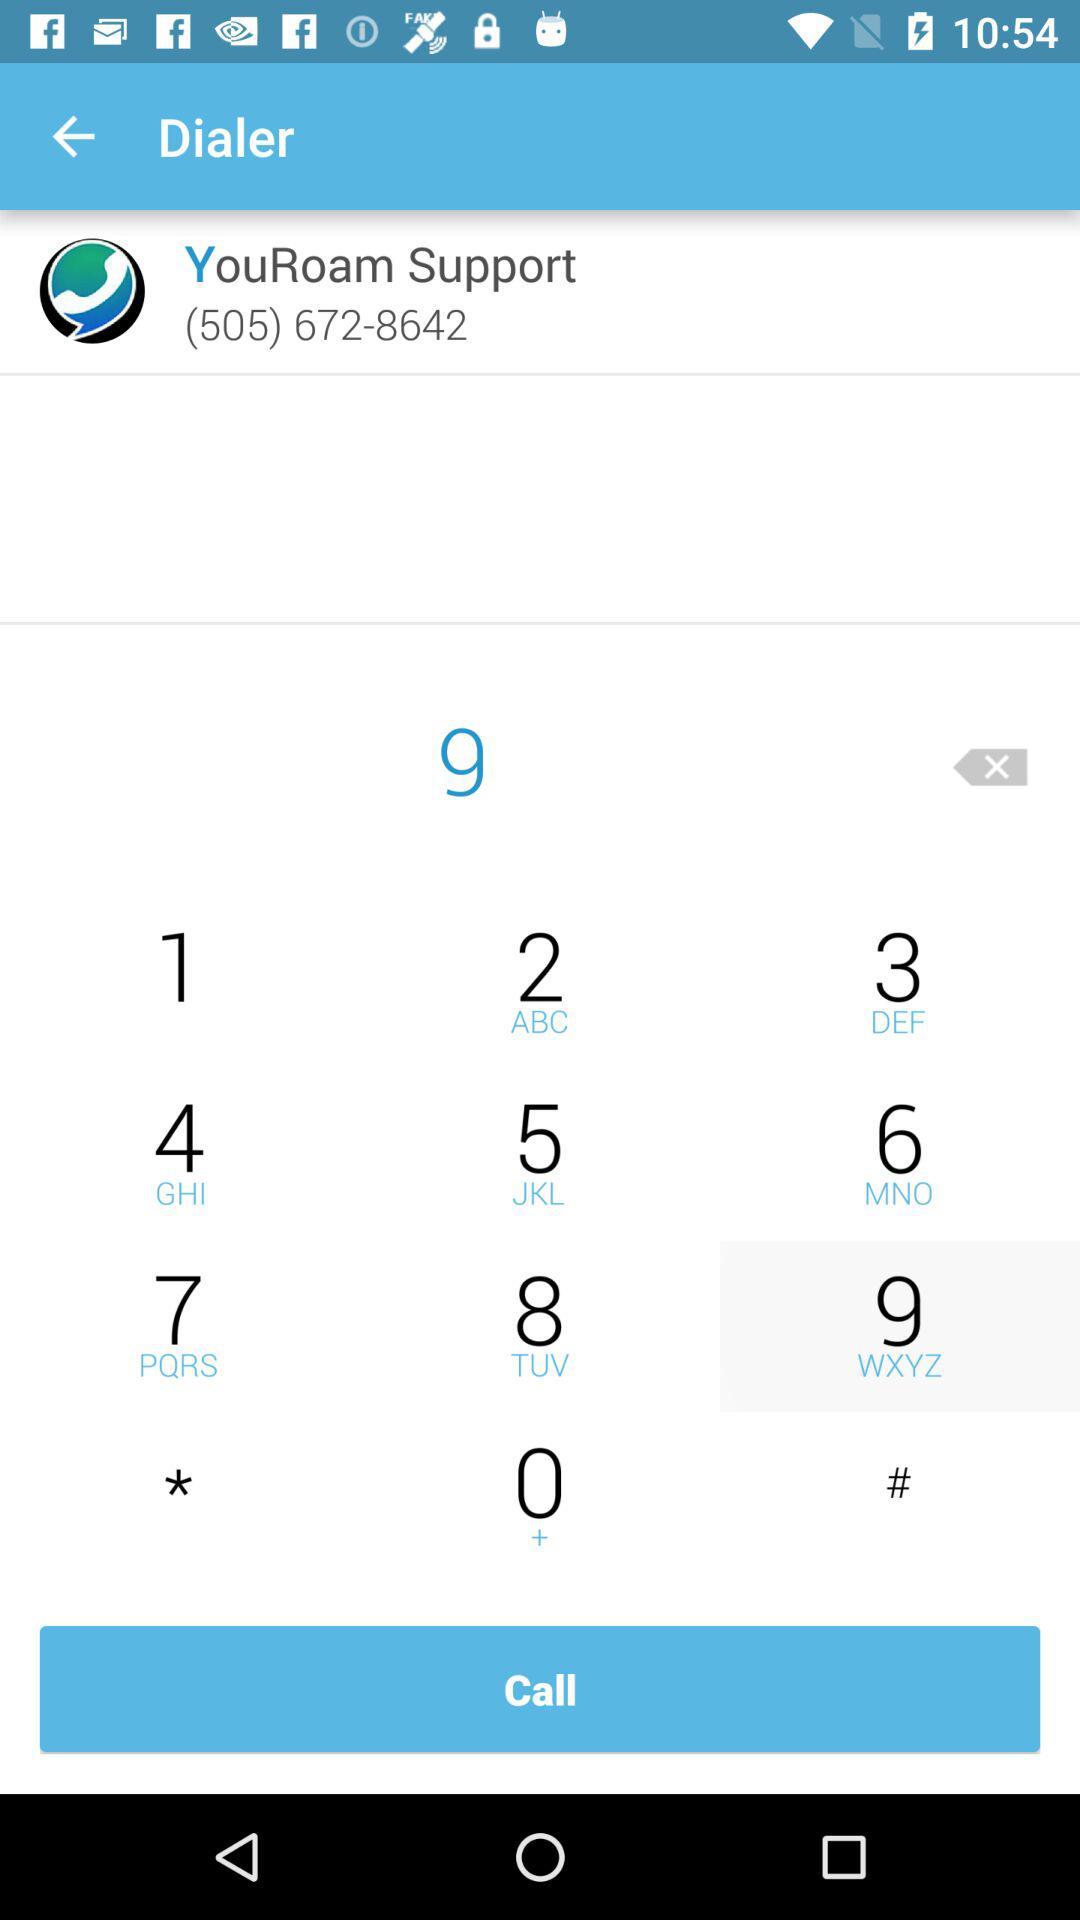 The image size is (1080, 1920). I want to click on a digit, so click(180, 982).